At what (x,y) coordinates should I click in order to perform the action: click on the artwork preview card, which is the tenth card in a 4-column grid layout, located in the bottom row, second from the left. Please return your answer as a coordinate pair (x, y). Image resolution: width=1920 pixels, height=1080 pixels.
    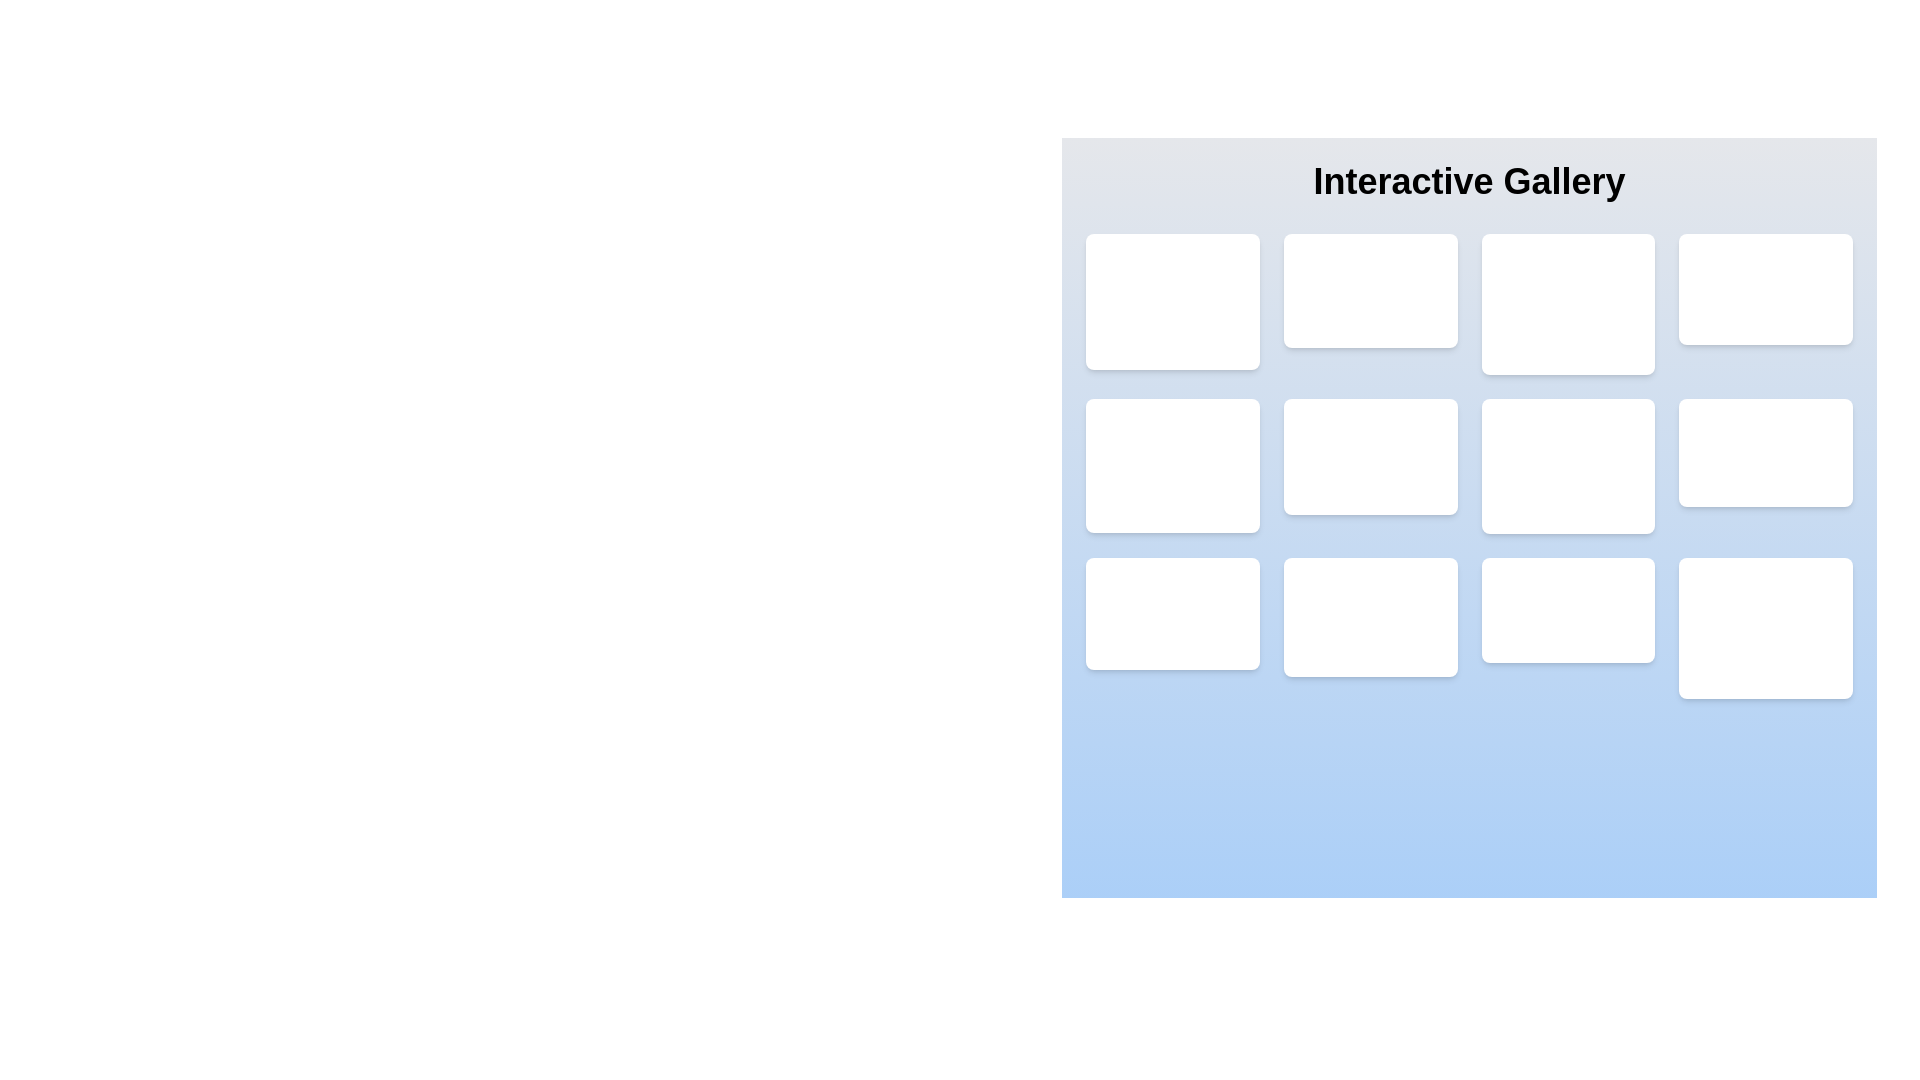
    Looking at the image, I should click on (1369, 616).